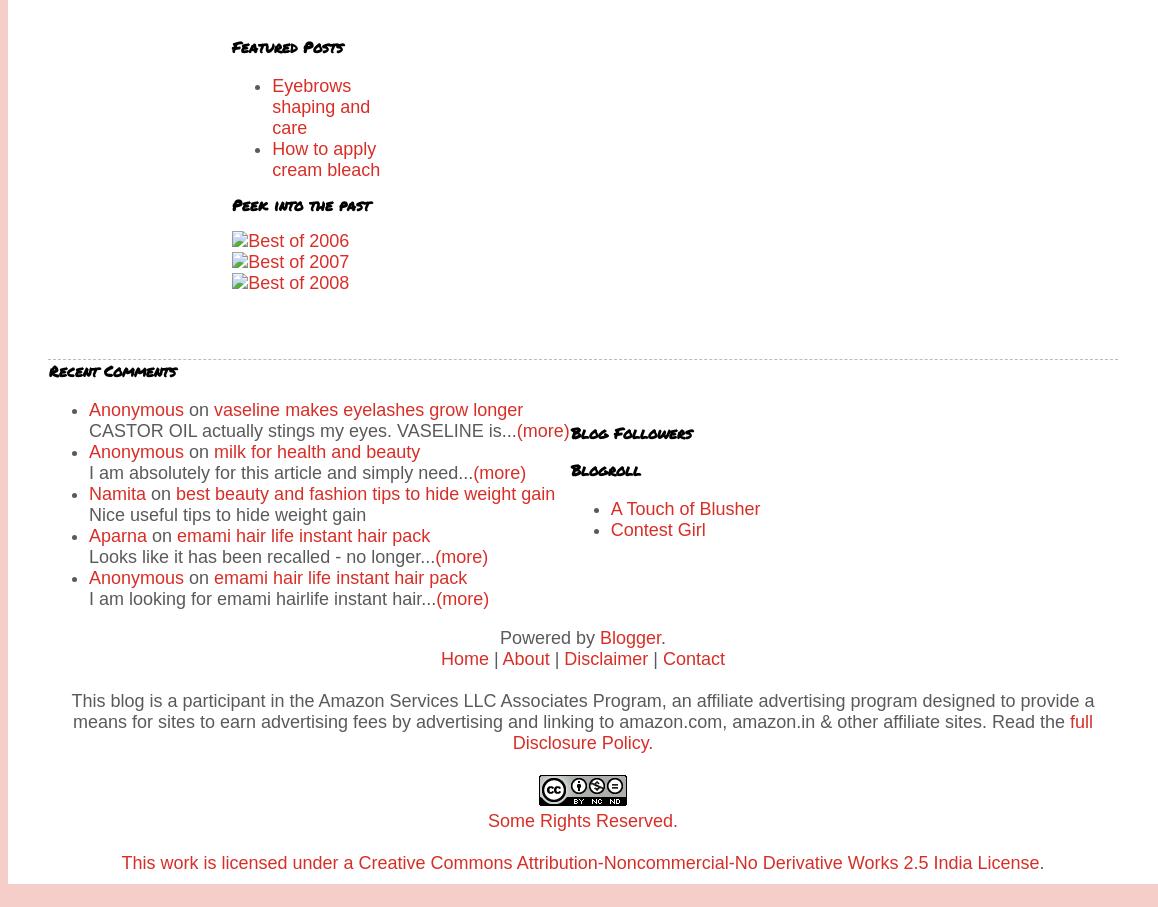 The width and height of the screenshot is (1158, 907). What do you see at coordinates (227, 513) in the screenshot?
I see `'Nice useful tips to hide weight gain'` at bounding box center [227, 513].